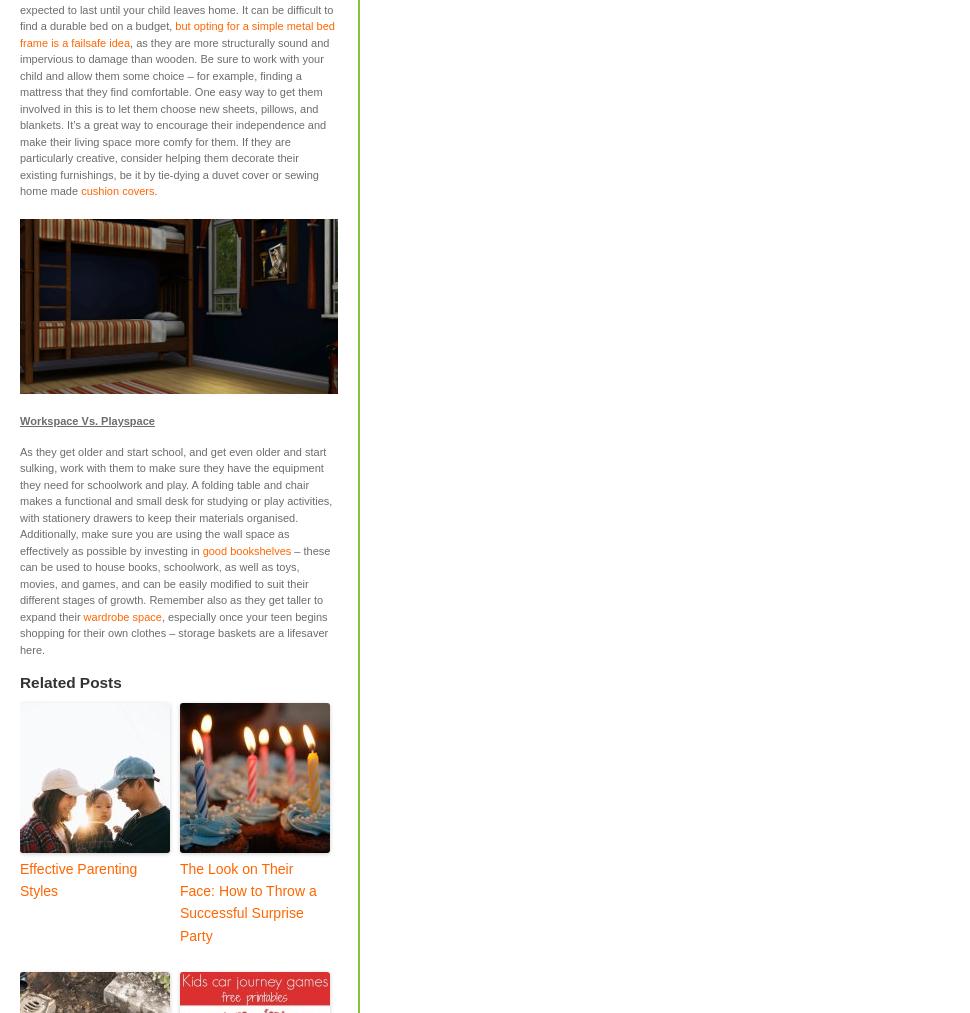  What do you see at coordinates (173, 631) in the screenshot?
I see `', especially once your teen begins shopping for their own clothes – storage baskets are a lifesaver here.'` at bounding box center [173, 631].